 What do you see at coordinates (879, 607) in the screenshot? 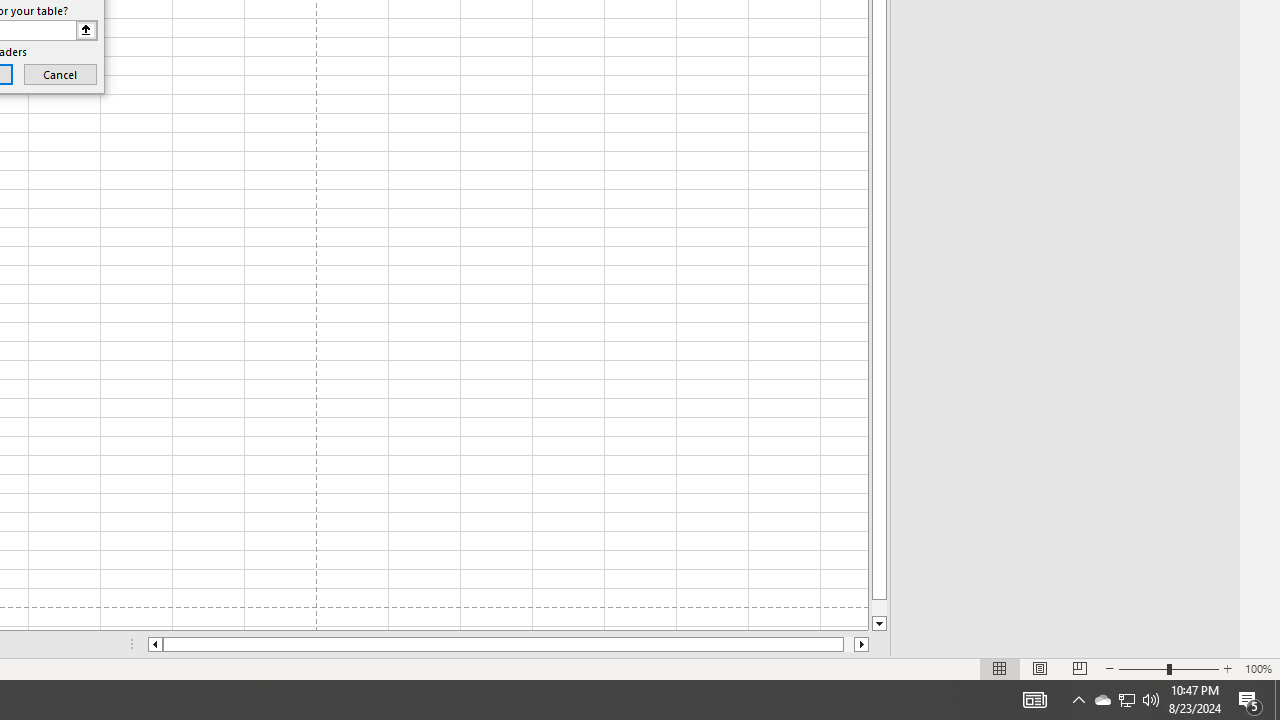
I see `'Page down'` at bounding box center [879, 607].